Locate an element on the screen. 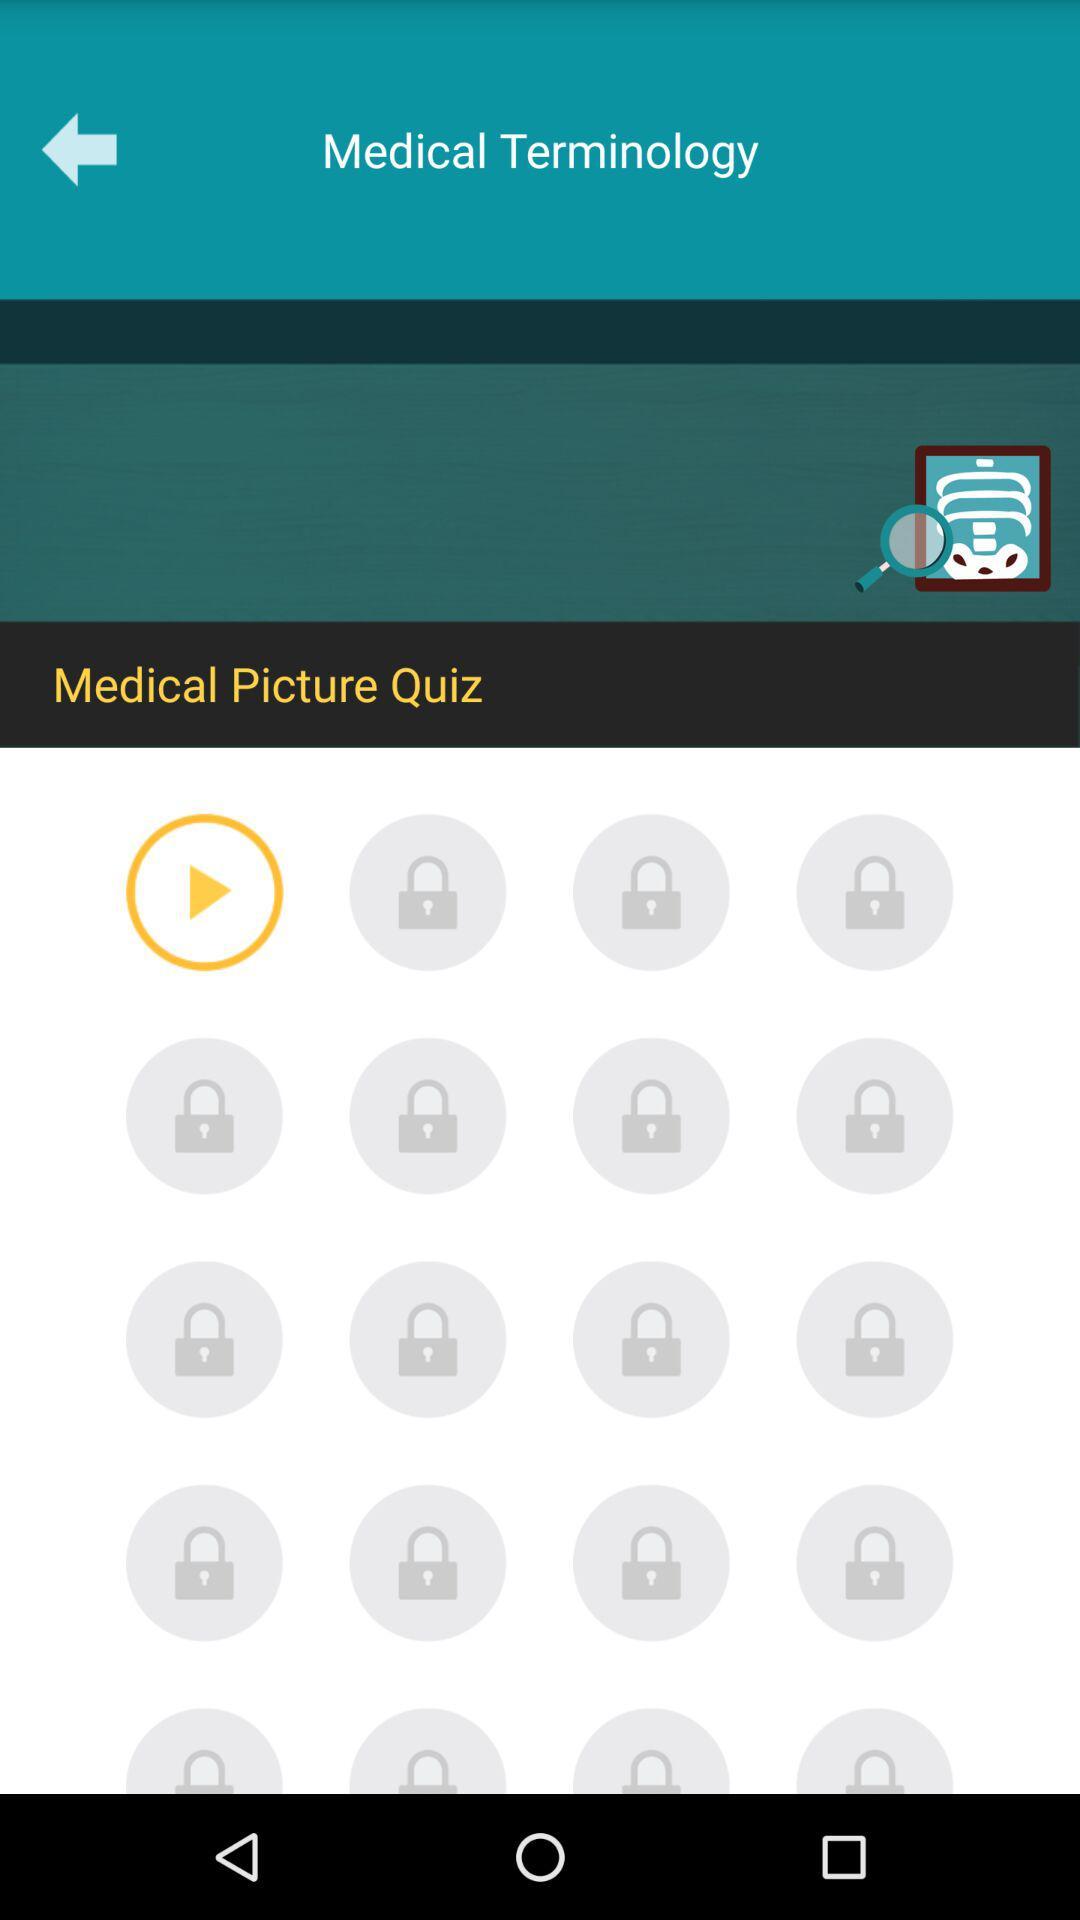  open quiz 7 is located at coordinates (651, 1115).